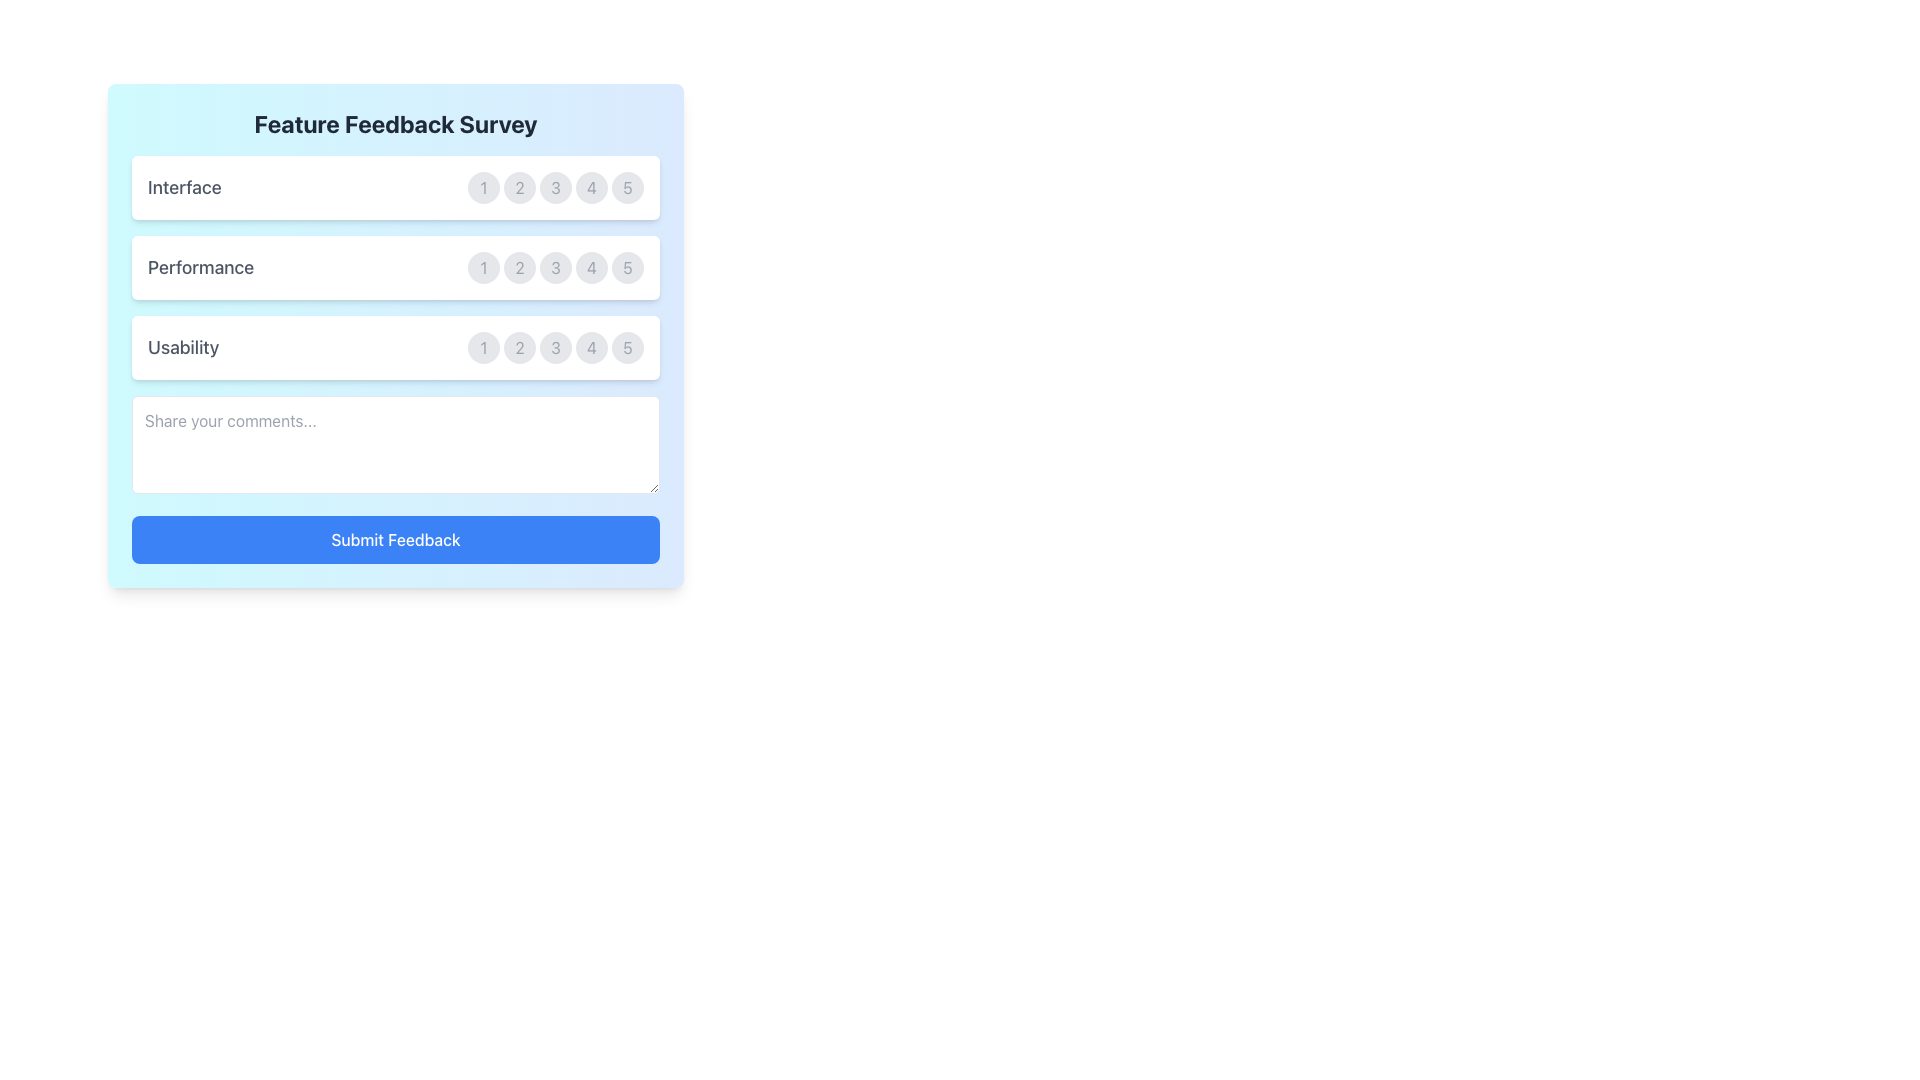 The height and width of the screenshot is (1080, 1920). Describe the element at coordinates (627, 346) in the screenshot. I see `the circular button with a light gray background and the number '5' centered in darker gray` at that location.